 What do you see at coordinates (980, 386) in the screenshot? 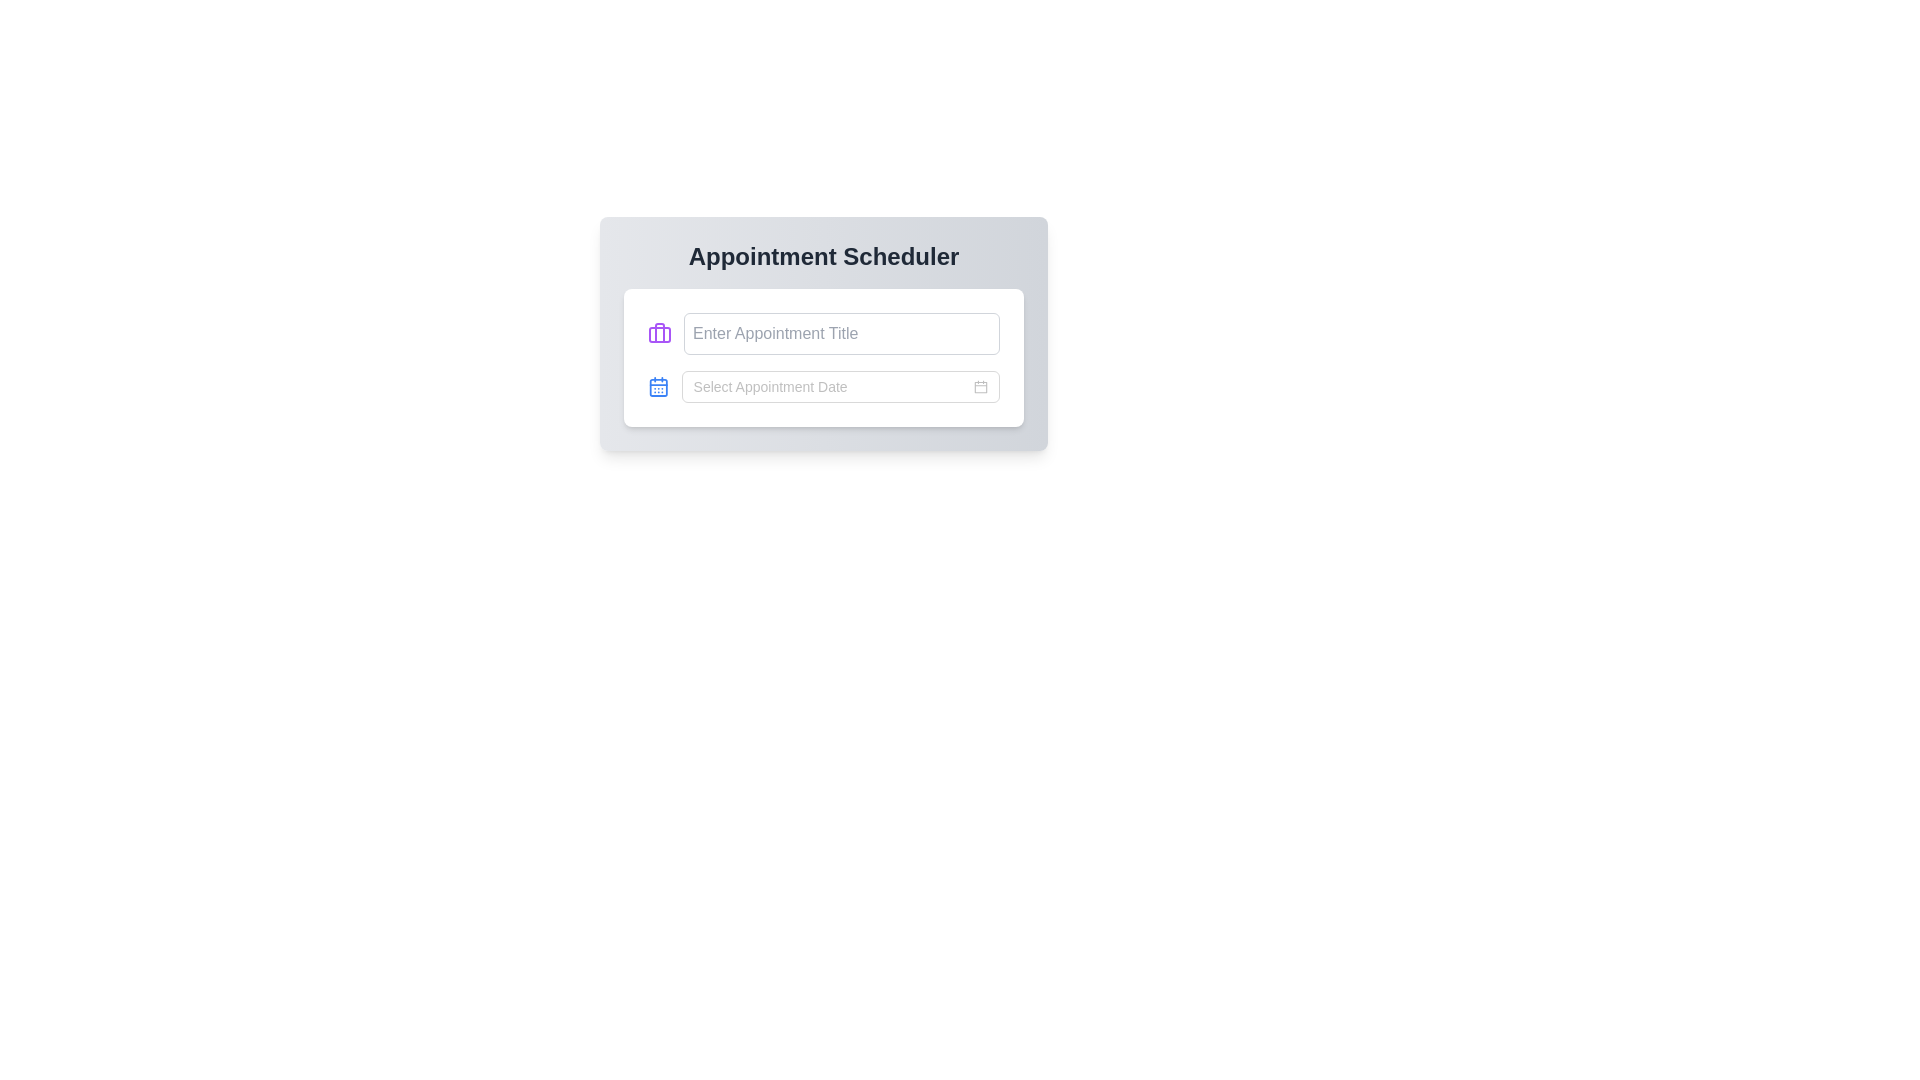
I see `the small gray calendar icon button located at the far-right side of the 'Select Appointment Date' text input field` at bounding box center [980, 386].